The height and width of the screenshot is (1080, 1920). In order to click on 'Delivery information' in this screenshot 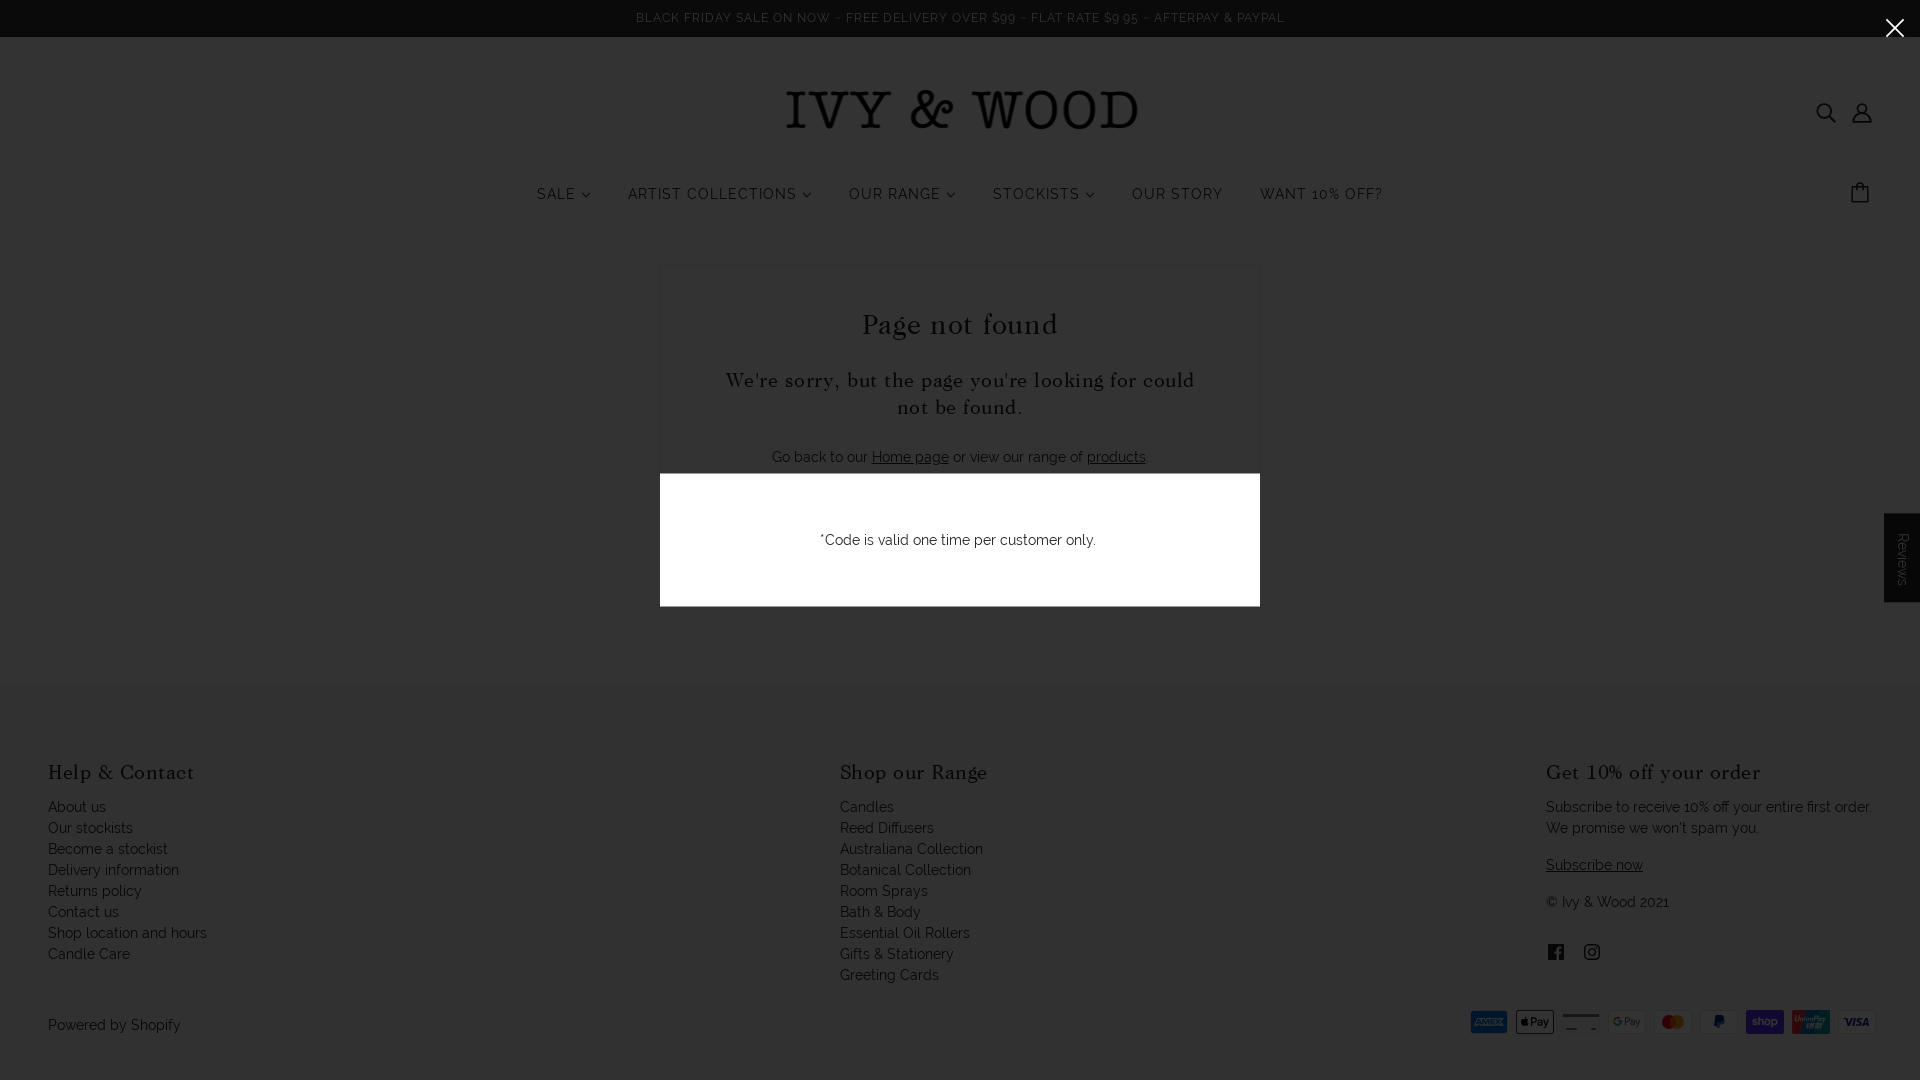, I will do `click(48, 869)`.